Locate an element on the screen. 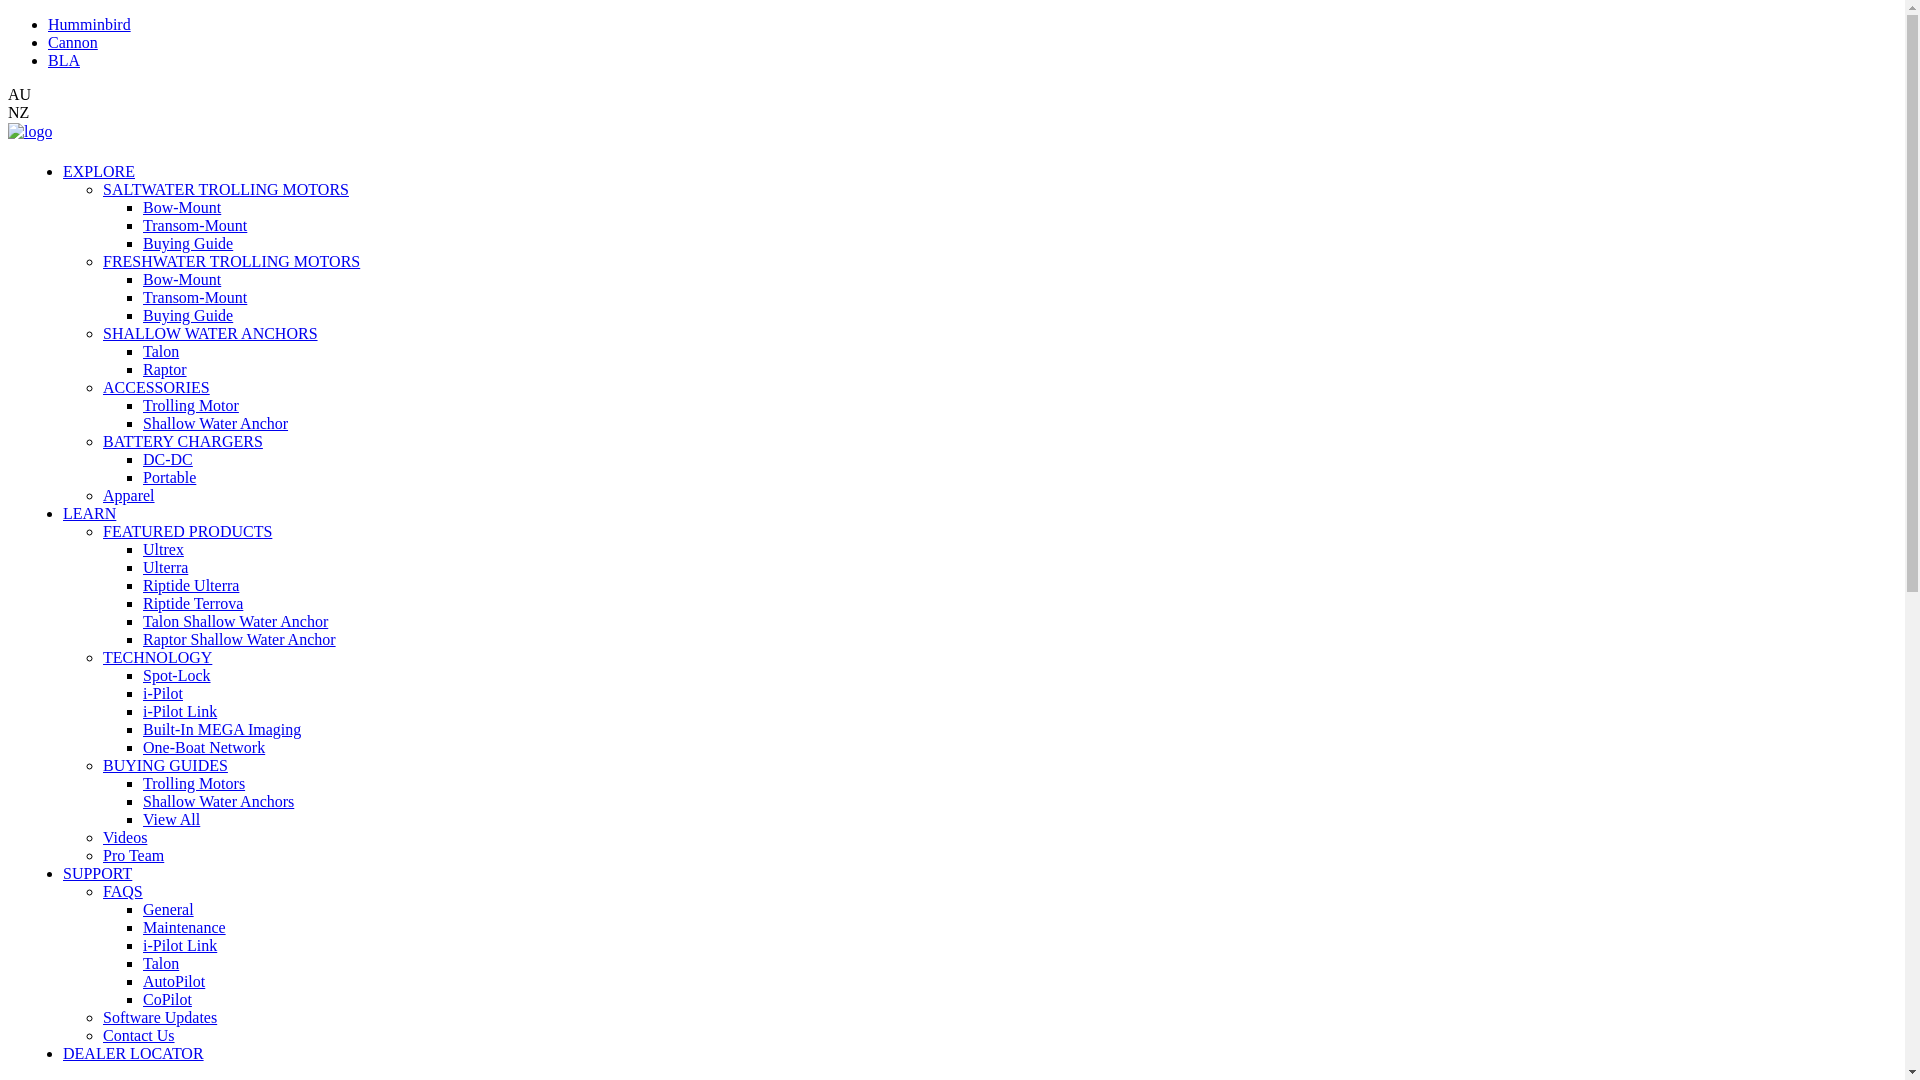  'SALTWATER TROLLING MOTORS' is located at coordinates (225, 189).